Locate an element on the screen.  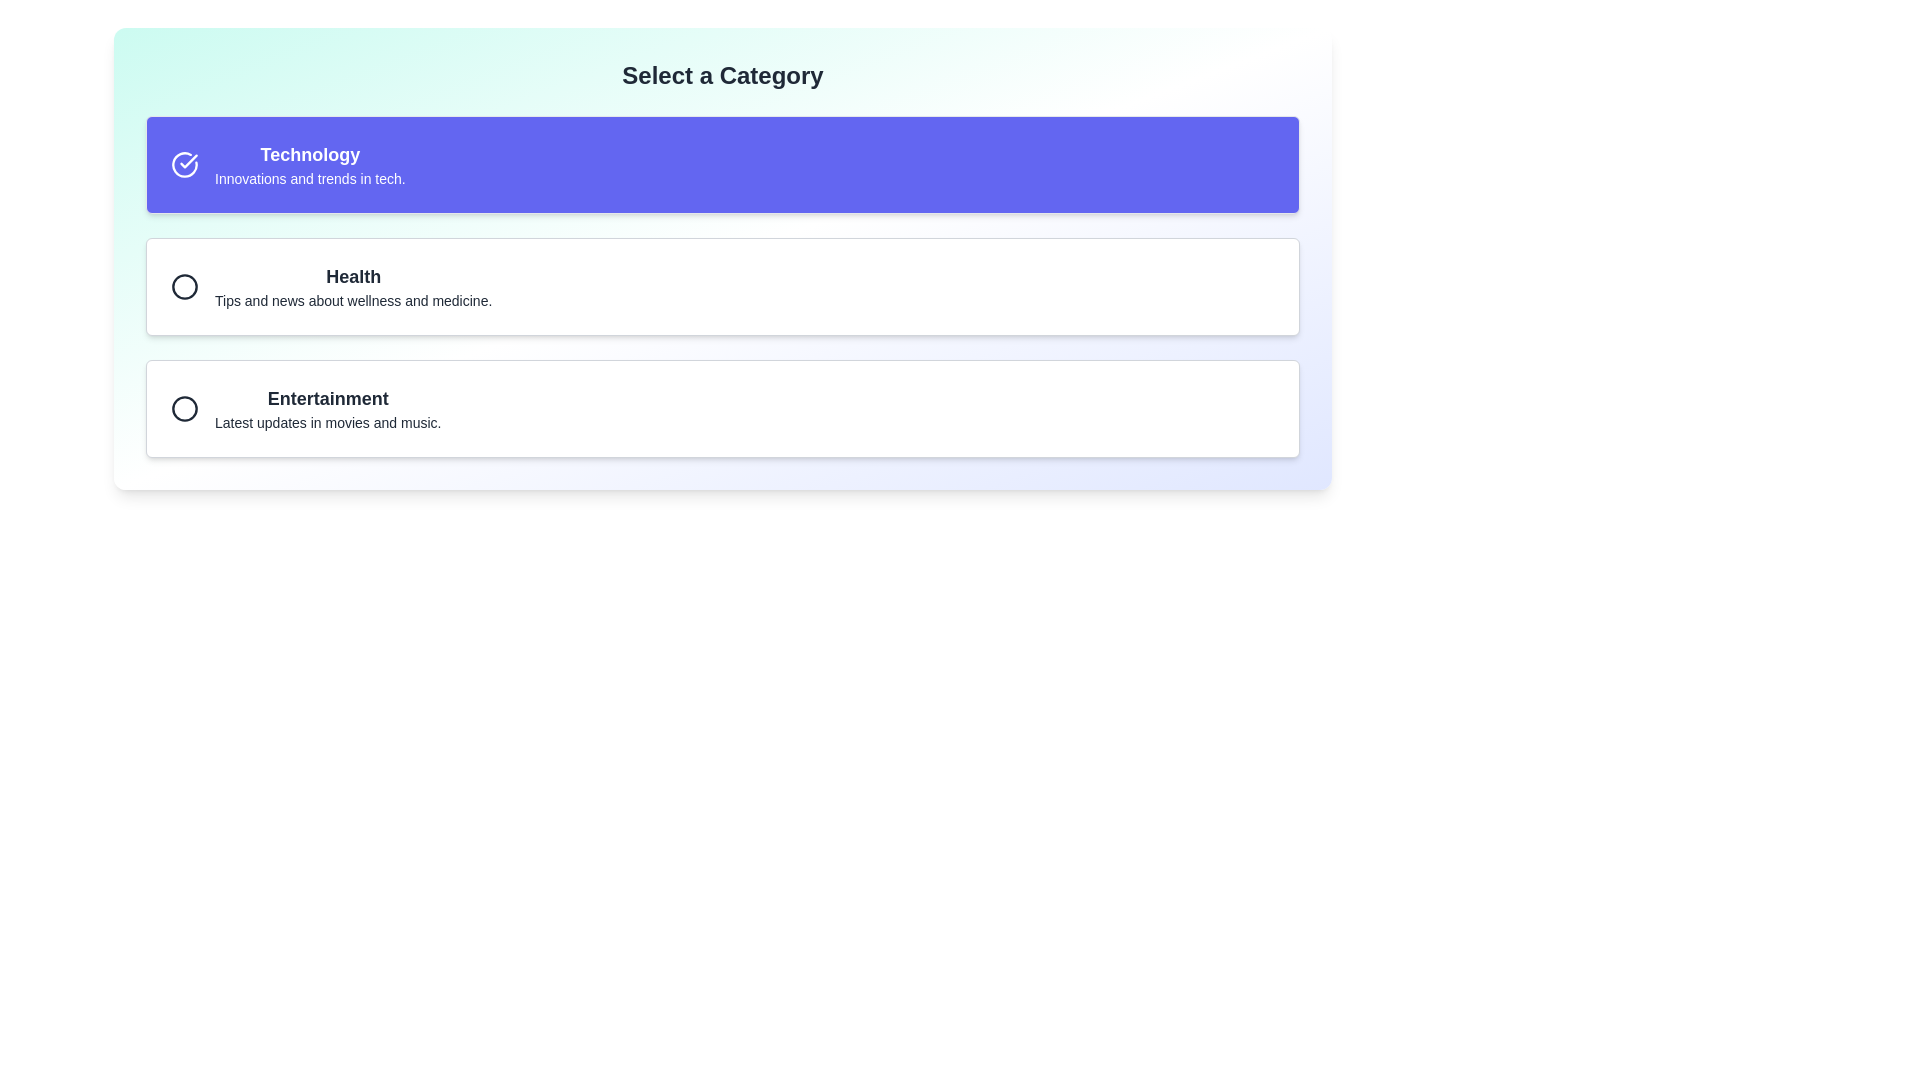
the text label that provides additional information about the 'Health' category, located below the 'Health' header in the second category option is located at coordinates (353, 300).